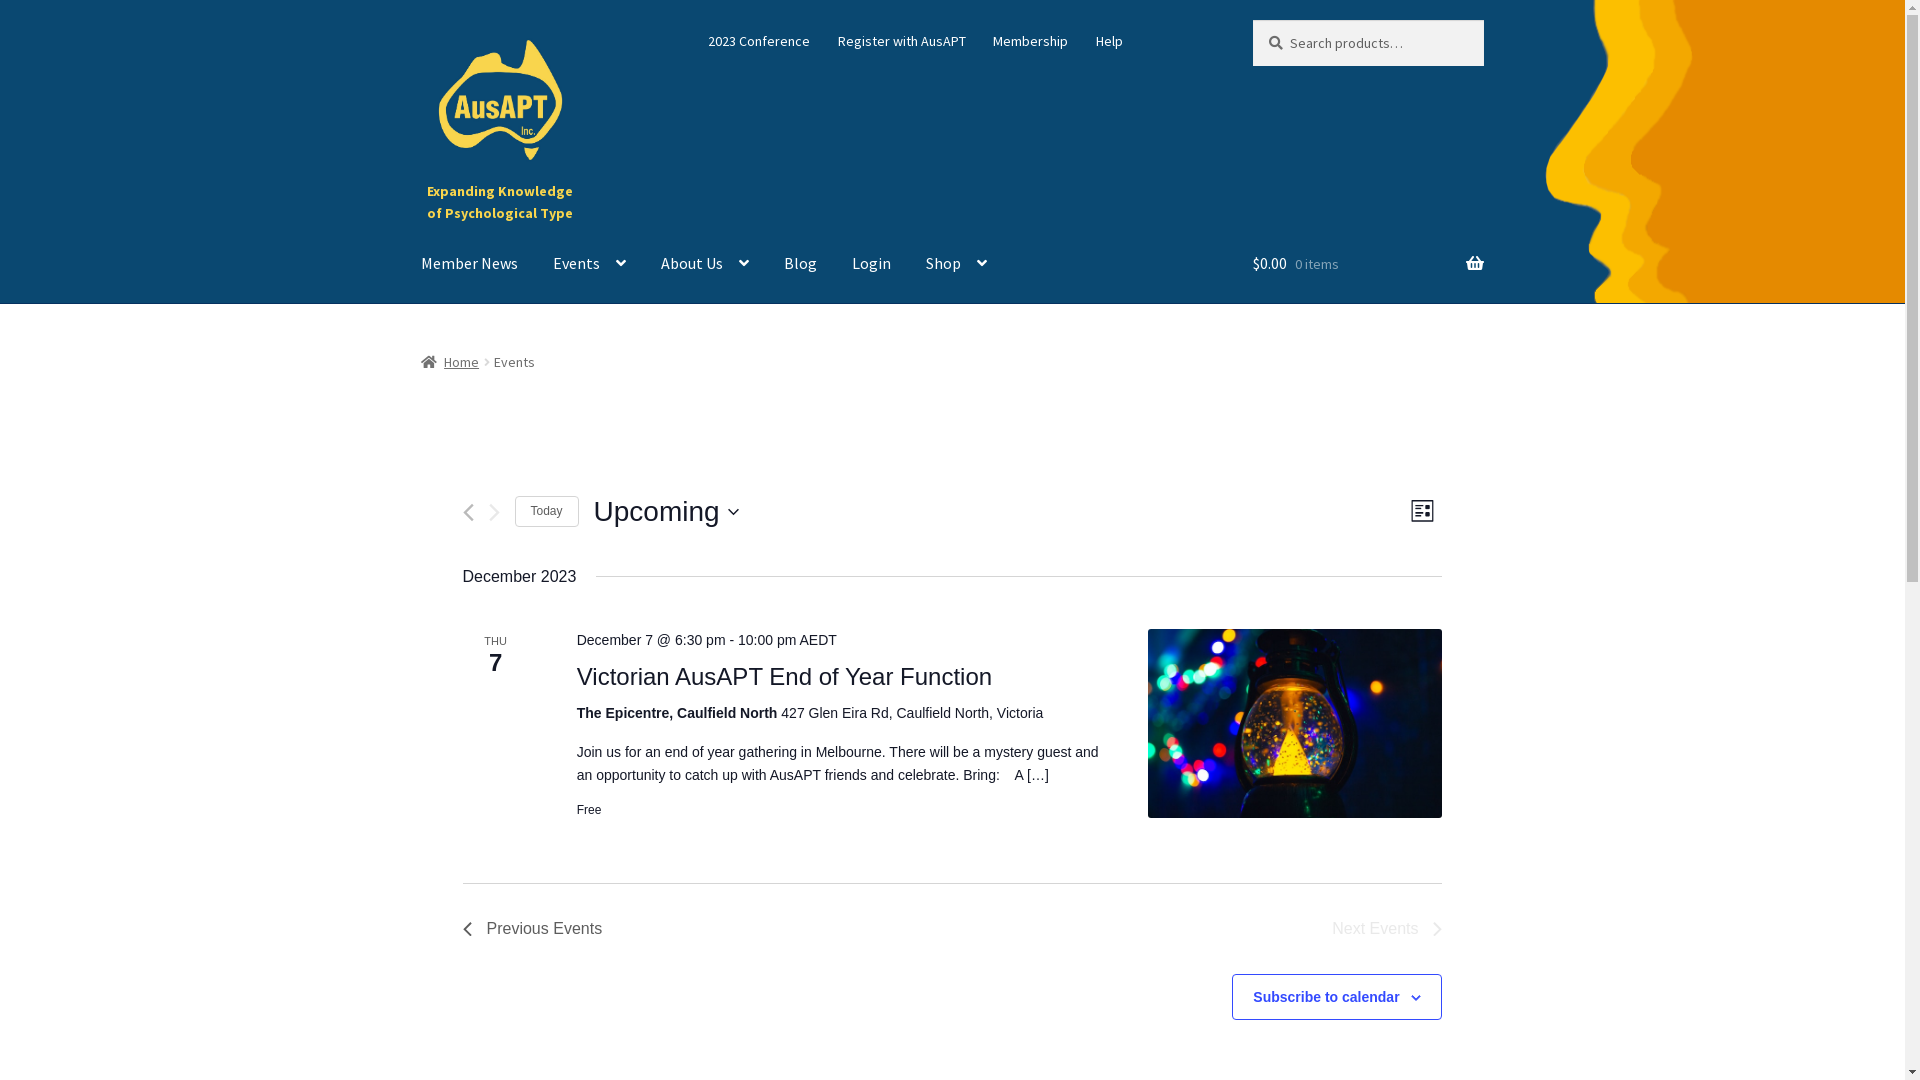 The height and width of the screenshot is (1080, 1920). Describe the element at coordinates (1367, 262) in the screenshot. I see `'$0.00 0 items'` at that location.